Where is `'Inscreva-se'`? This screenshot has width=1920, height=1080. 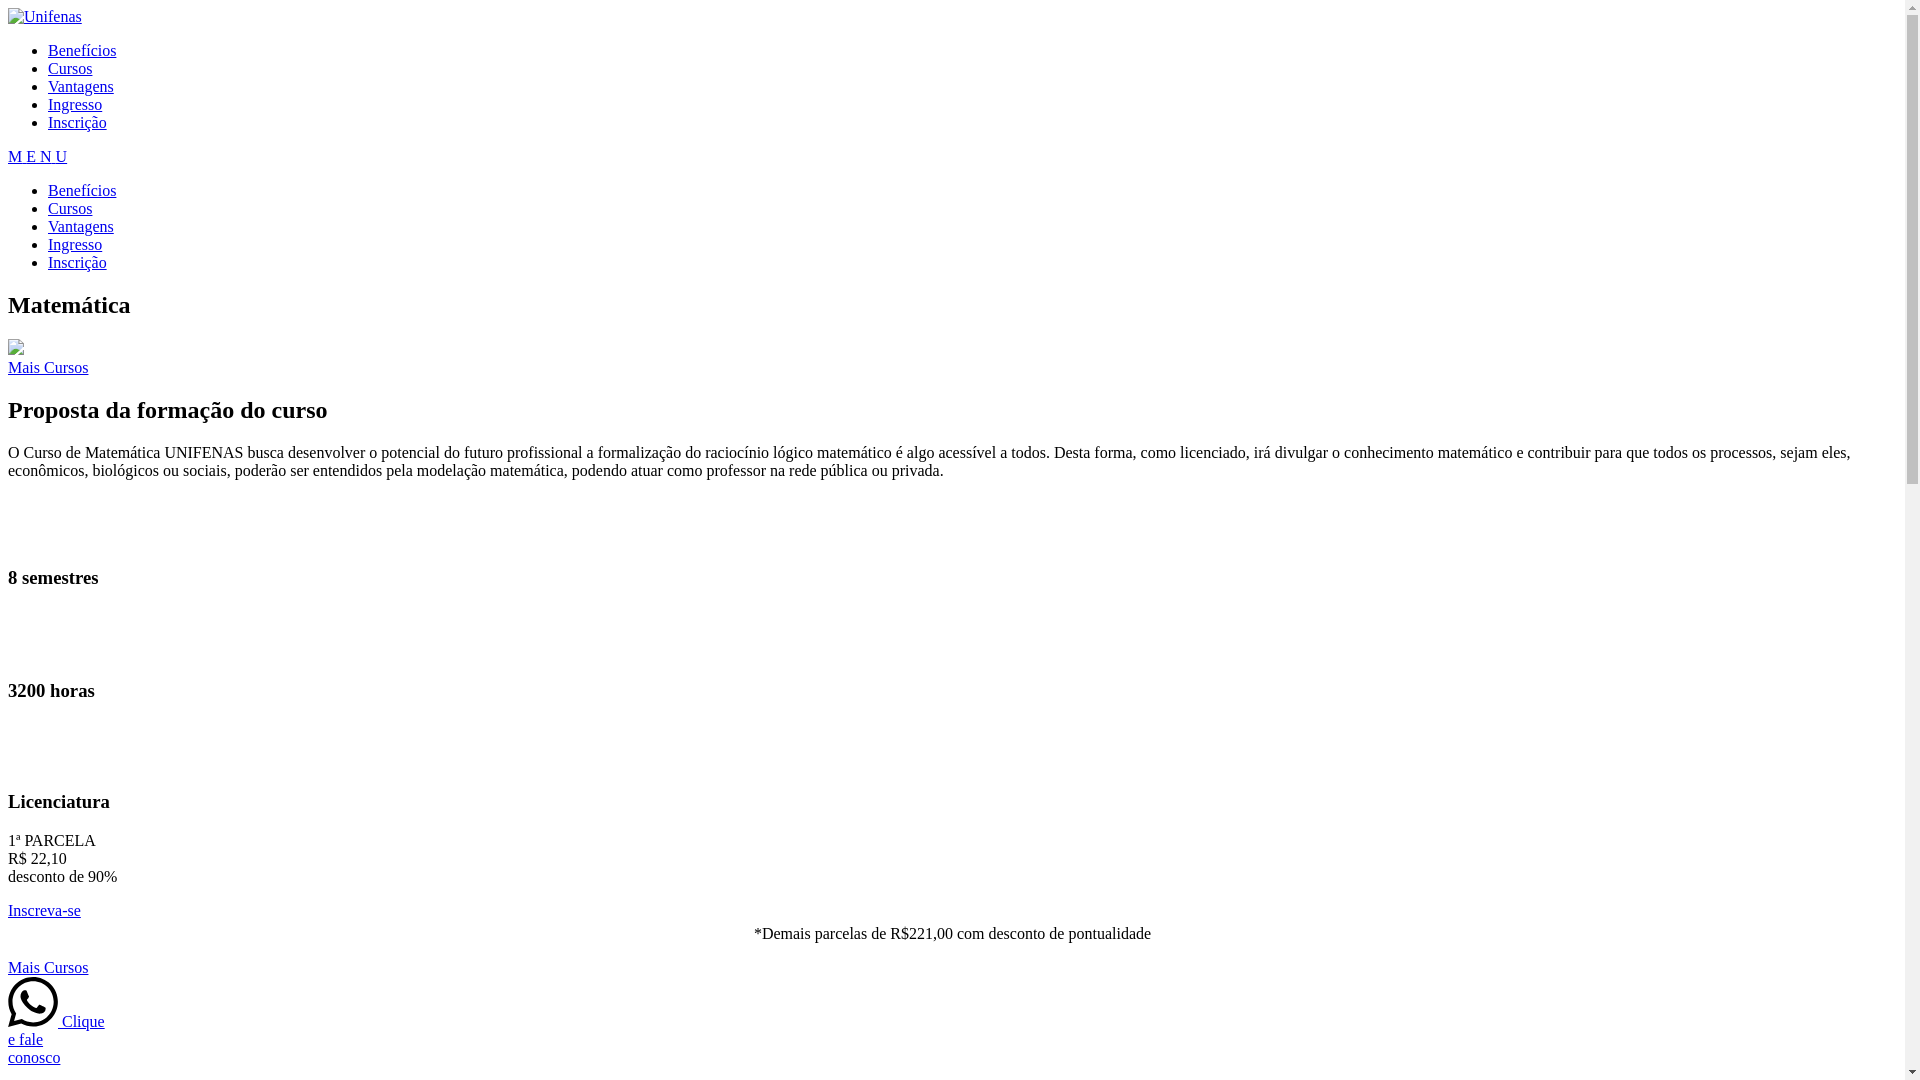
'Inscreva-se' is located at coordinates (8, 910).